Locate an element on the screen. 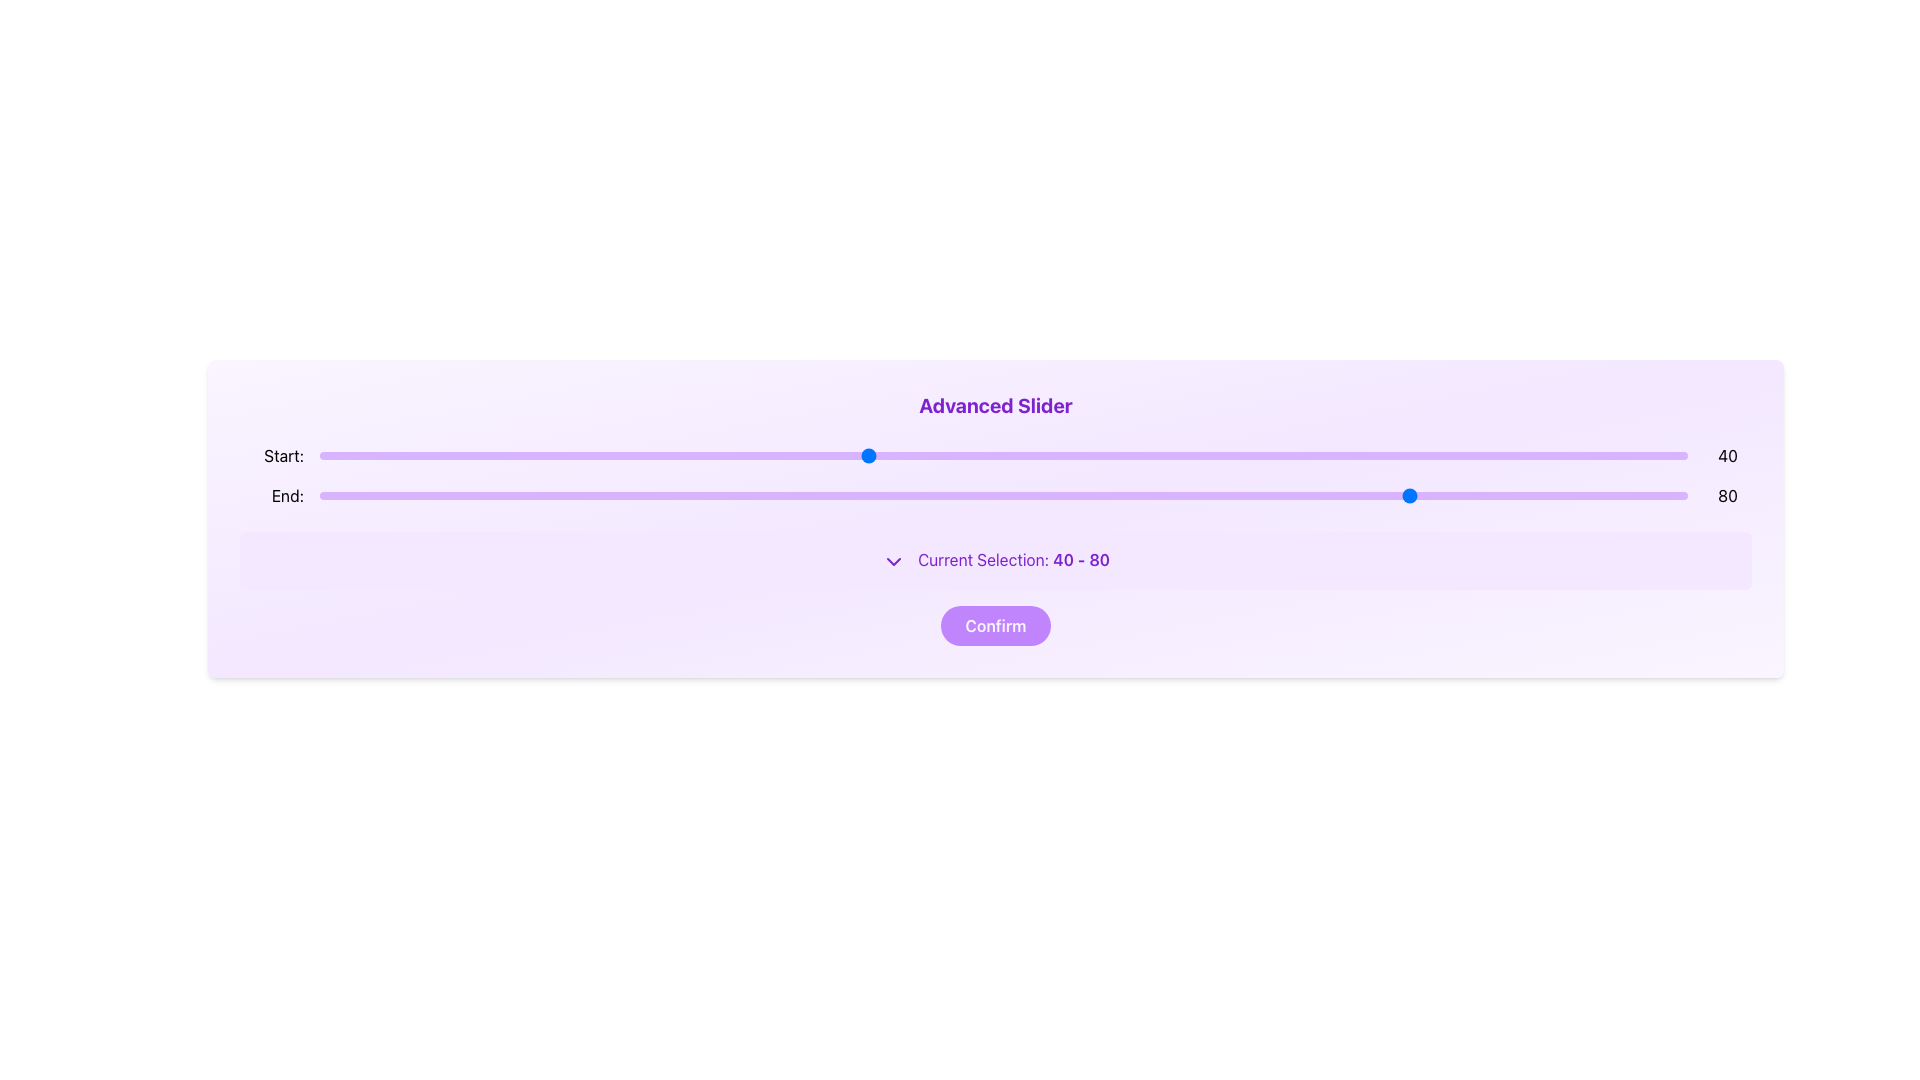 The image size is (1920, 1080). the advanced slider is located at coordinates (1112, 455).